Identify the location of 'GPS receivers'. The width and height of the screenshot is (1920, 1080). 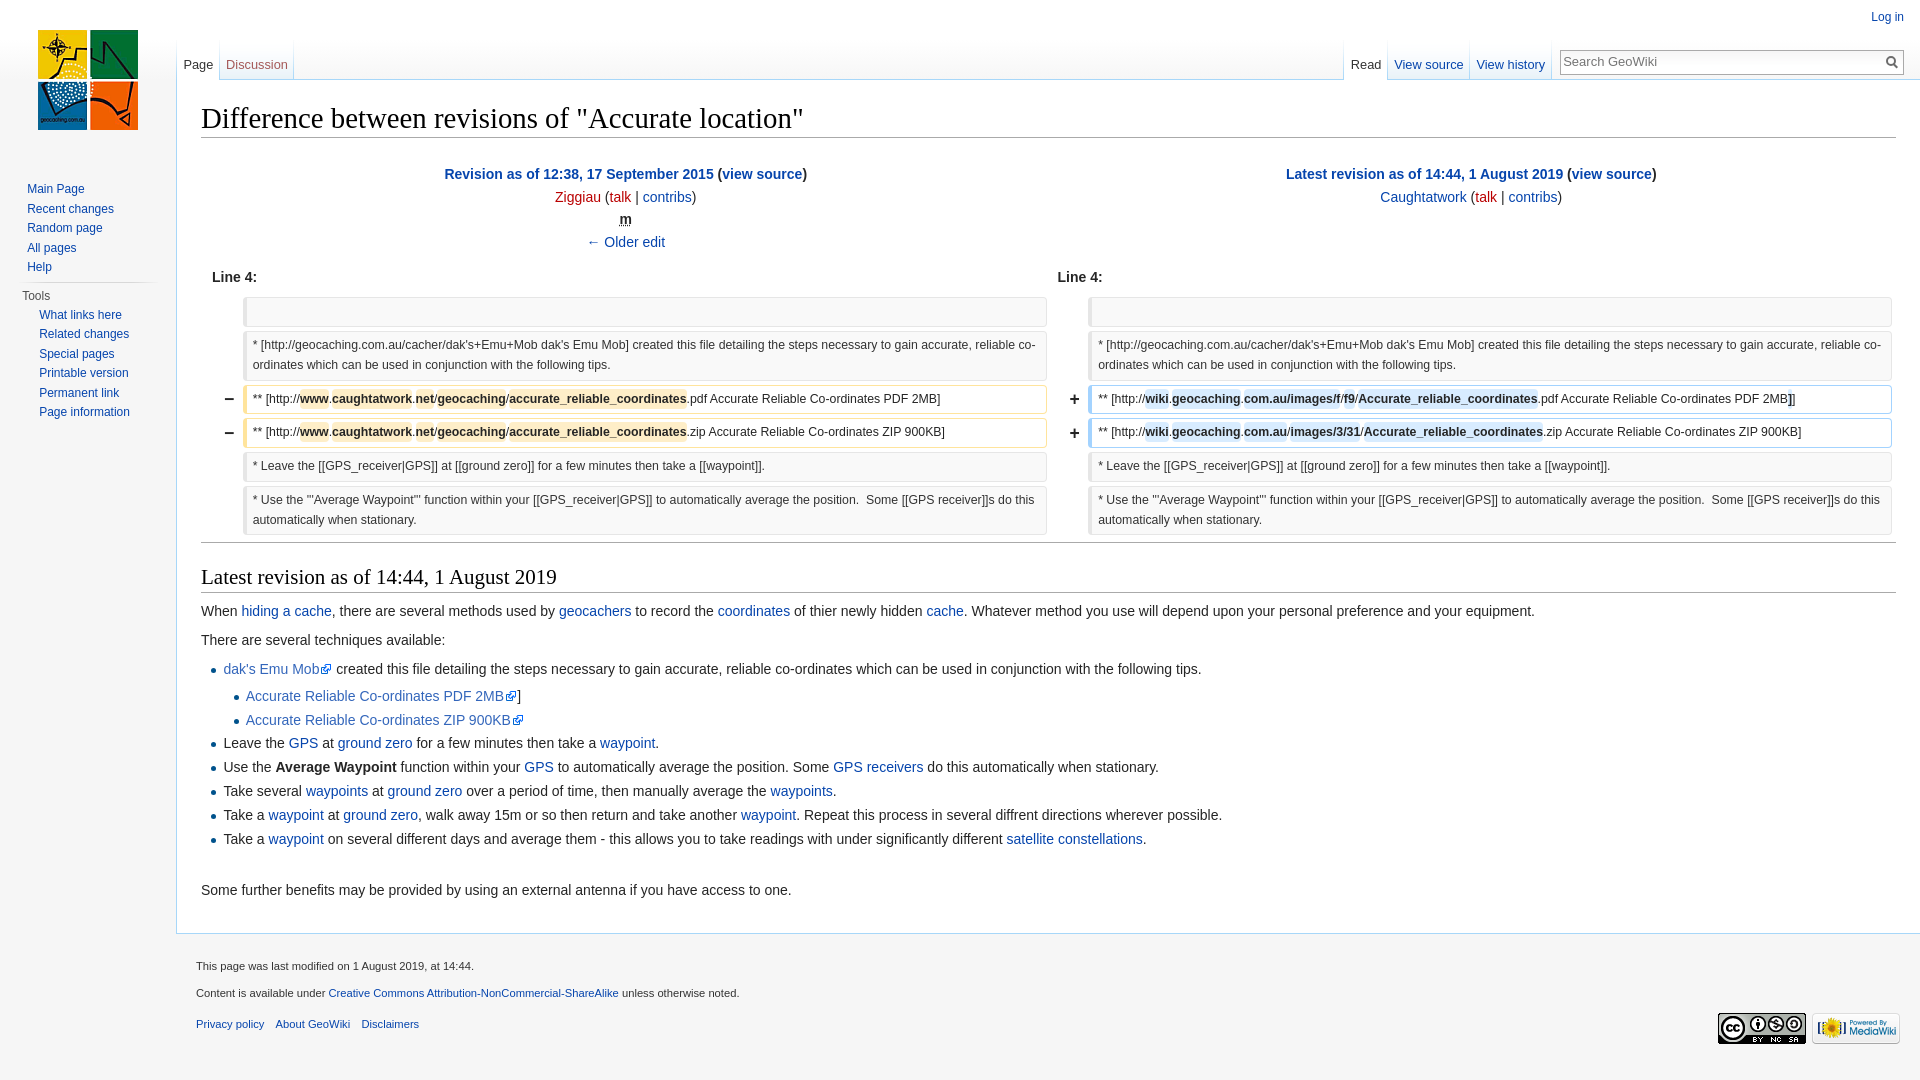
(878, 766).